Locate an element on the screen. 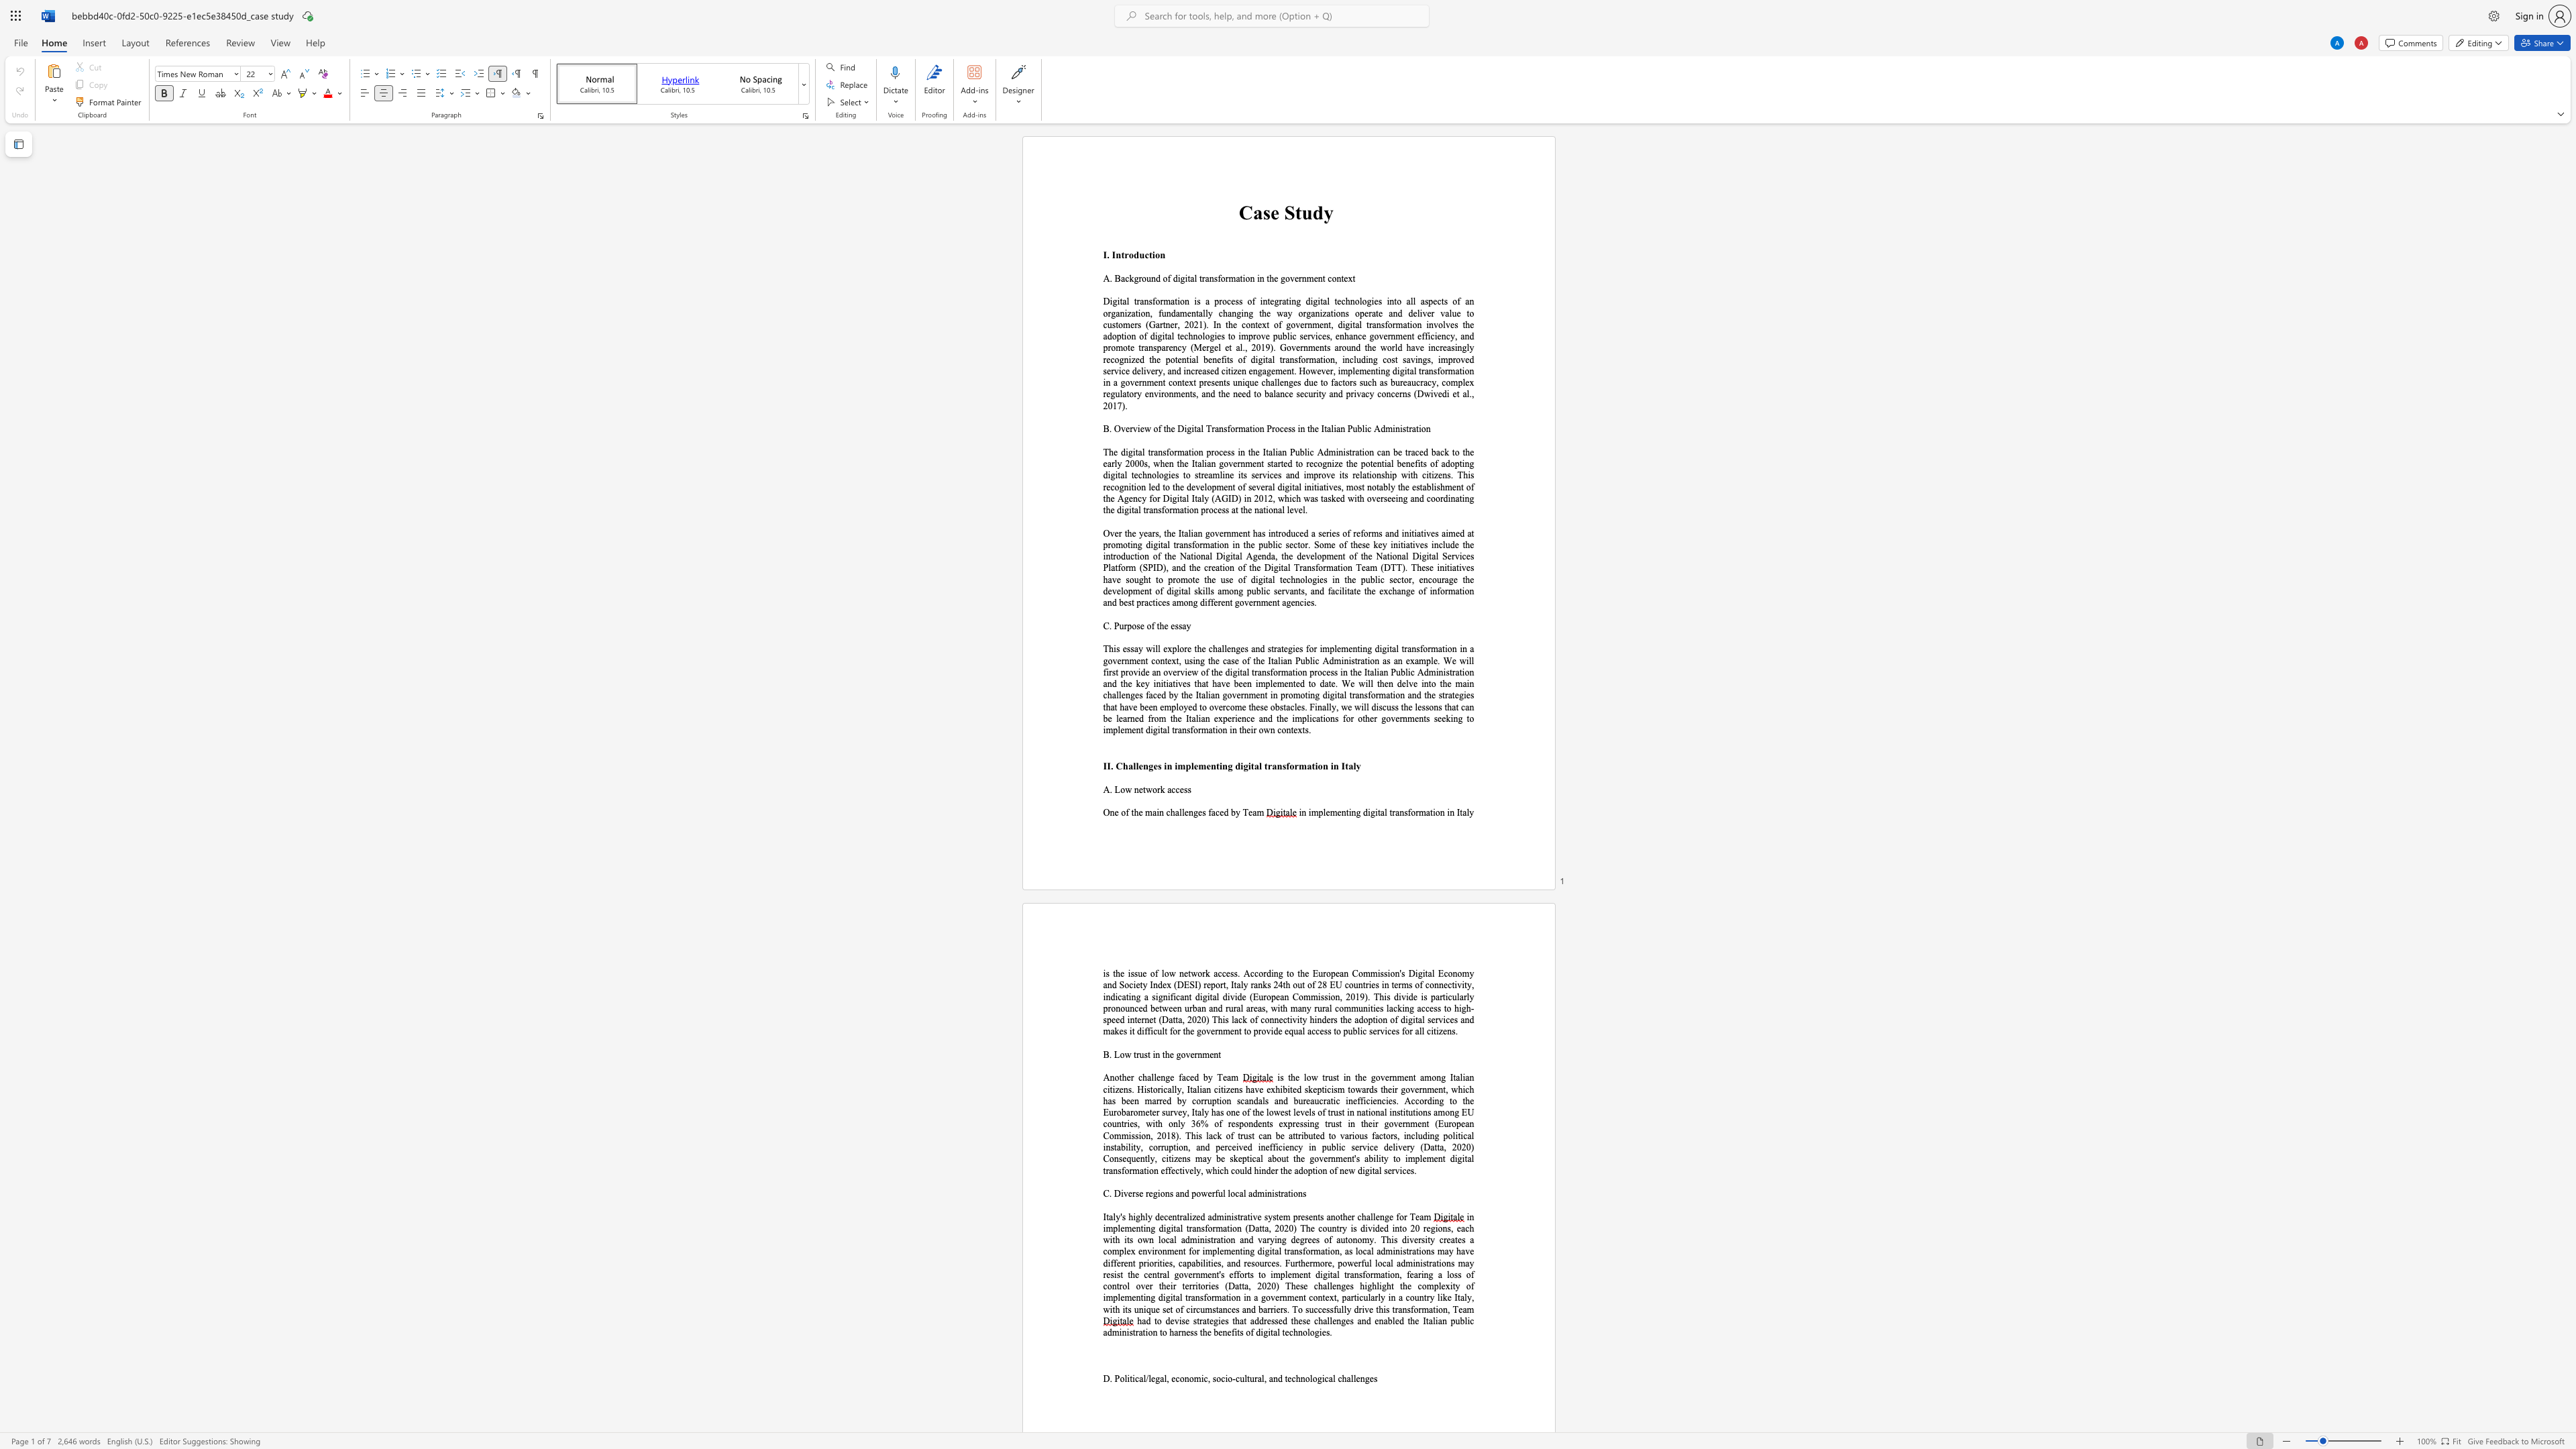  the subset text "ntro" within the text "I. Introduction" is located at coordinates (1115, 255).